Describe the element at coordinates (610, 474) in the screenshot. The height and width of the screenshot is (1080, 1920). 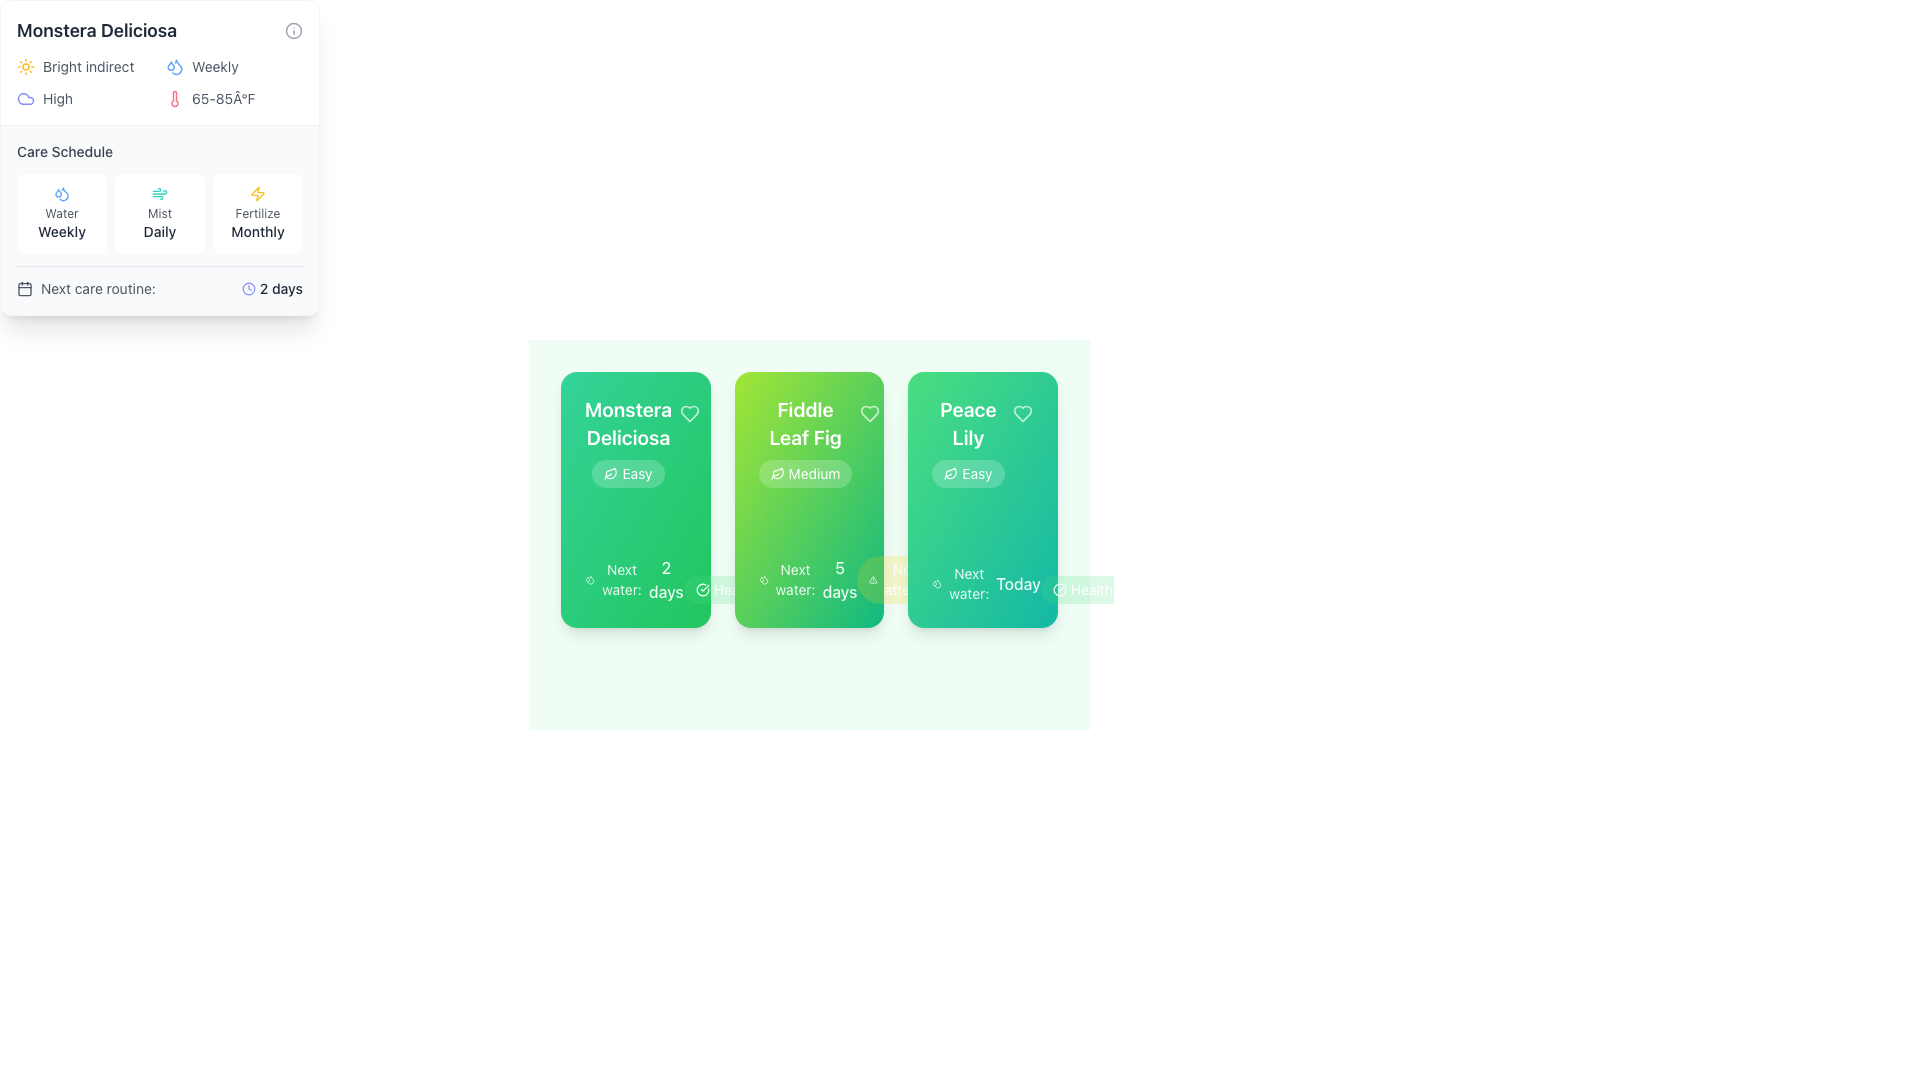
I see `the leaf icon styled as an SVG graphic, which is located within a small label to the left of the text 'Easy' on the card for 'Monstera Deliciosa'` at that location.